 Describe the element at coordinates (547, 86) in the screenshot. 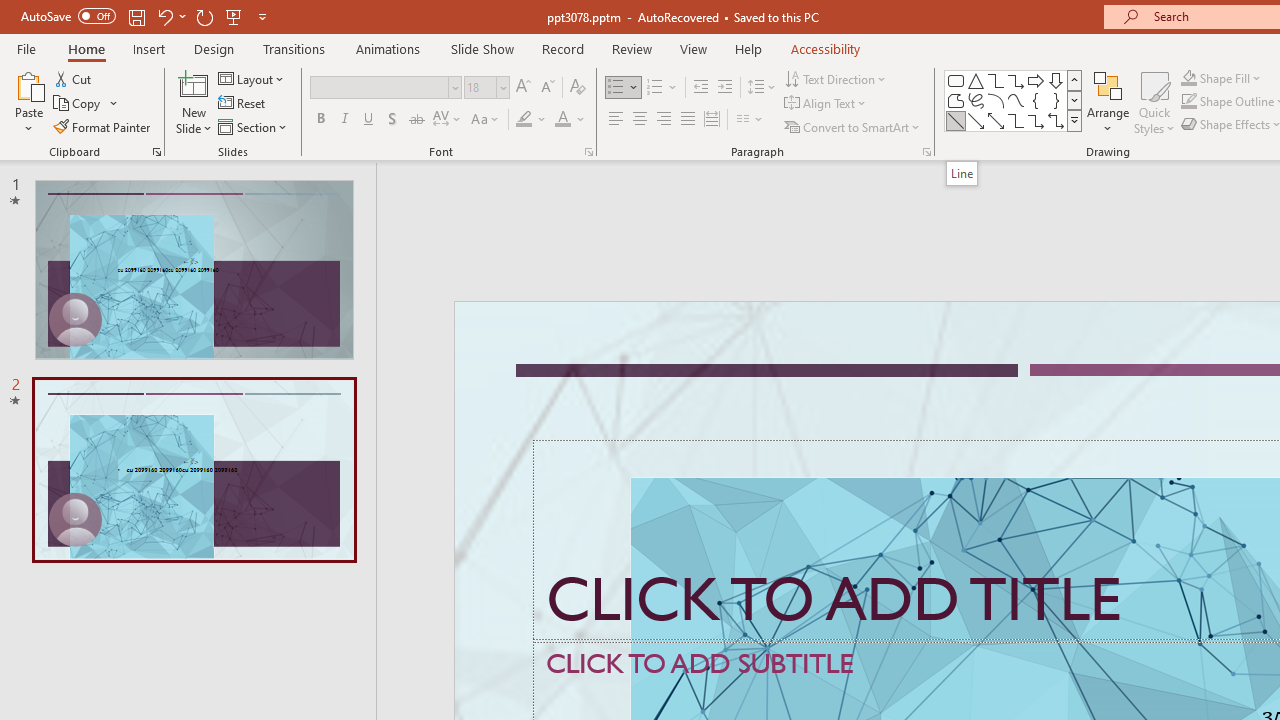

I see `'Decrease Font Size'` at that location.